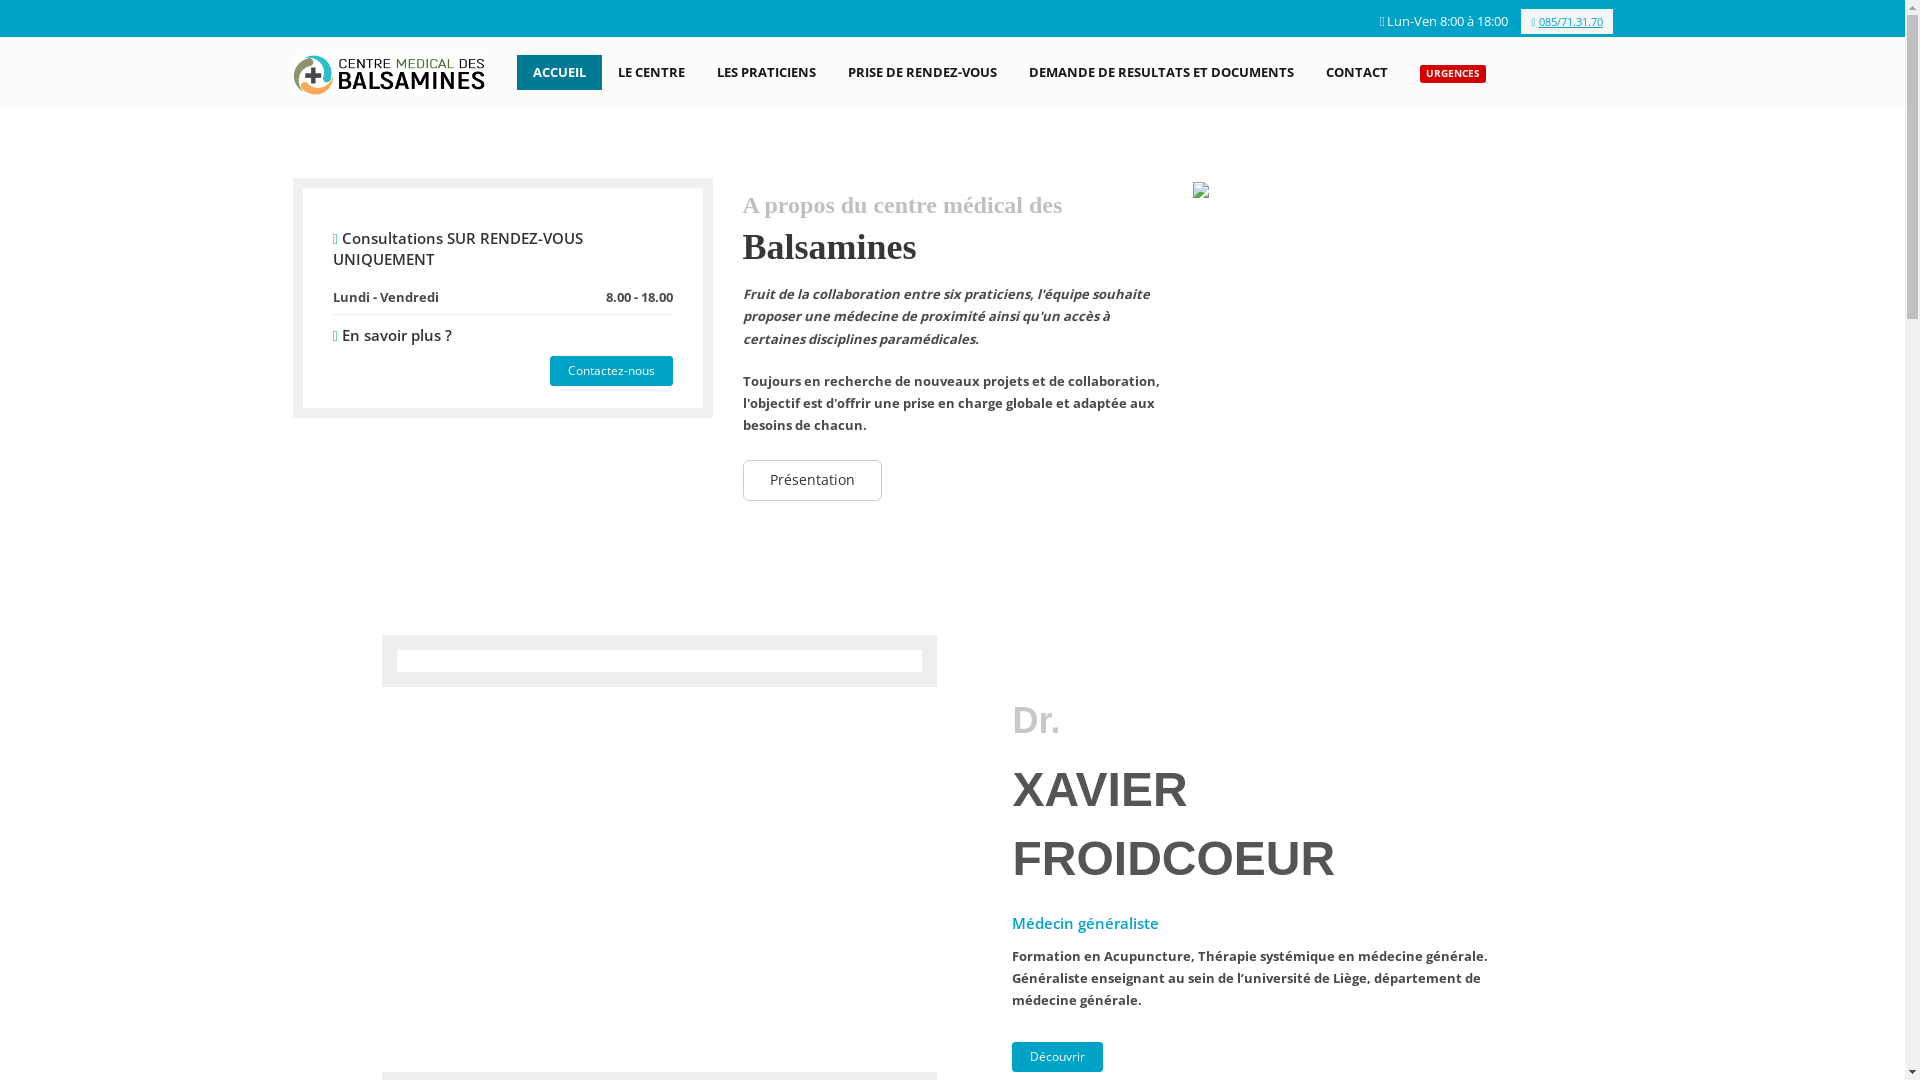  Describe the element at coordinates (765, 71) in the screenshot. I see `'LES PRATICIENS'` at that location.